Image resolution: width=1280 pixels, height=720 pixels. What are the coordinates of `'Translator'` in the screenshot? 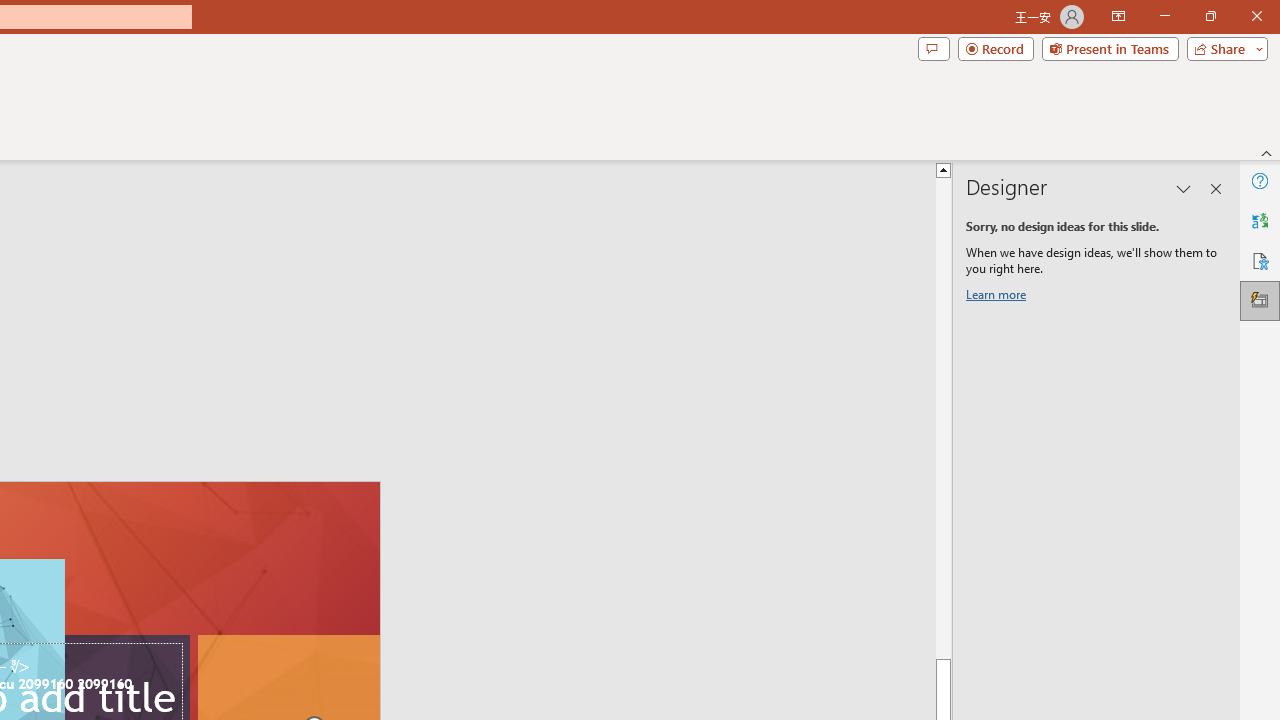 It's located at (1259, 221).